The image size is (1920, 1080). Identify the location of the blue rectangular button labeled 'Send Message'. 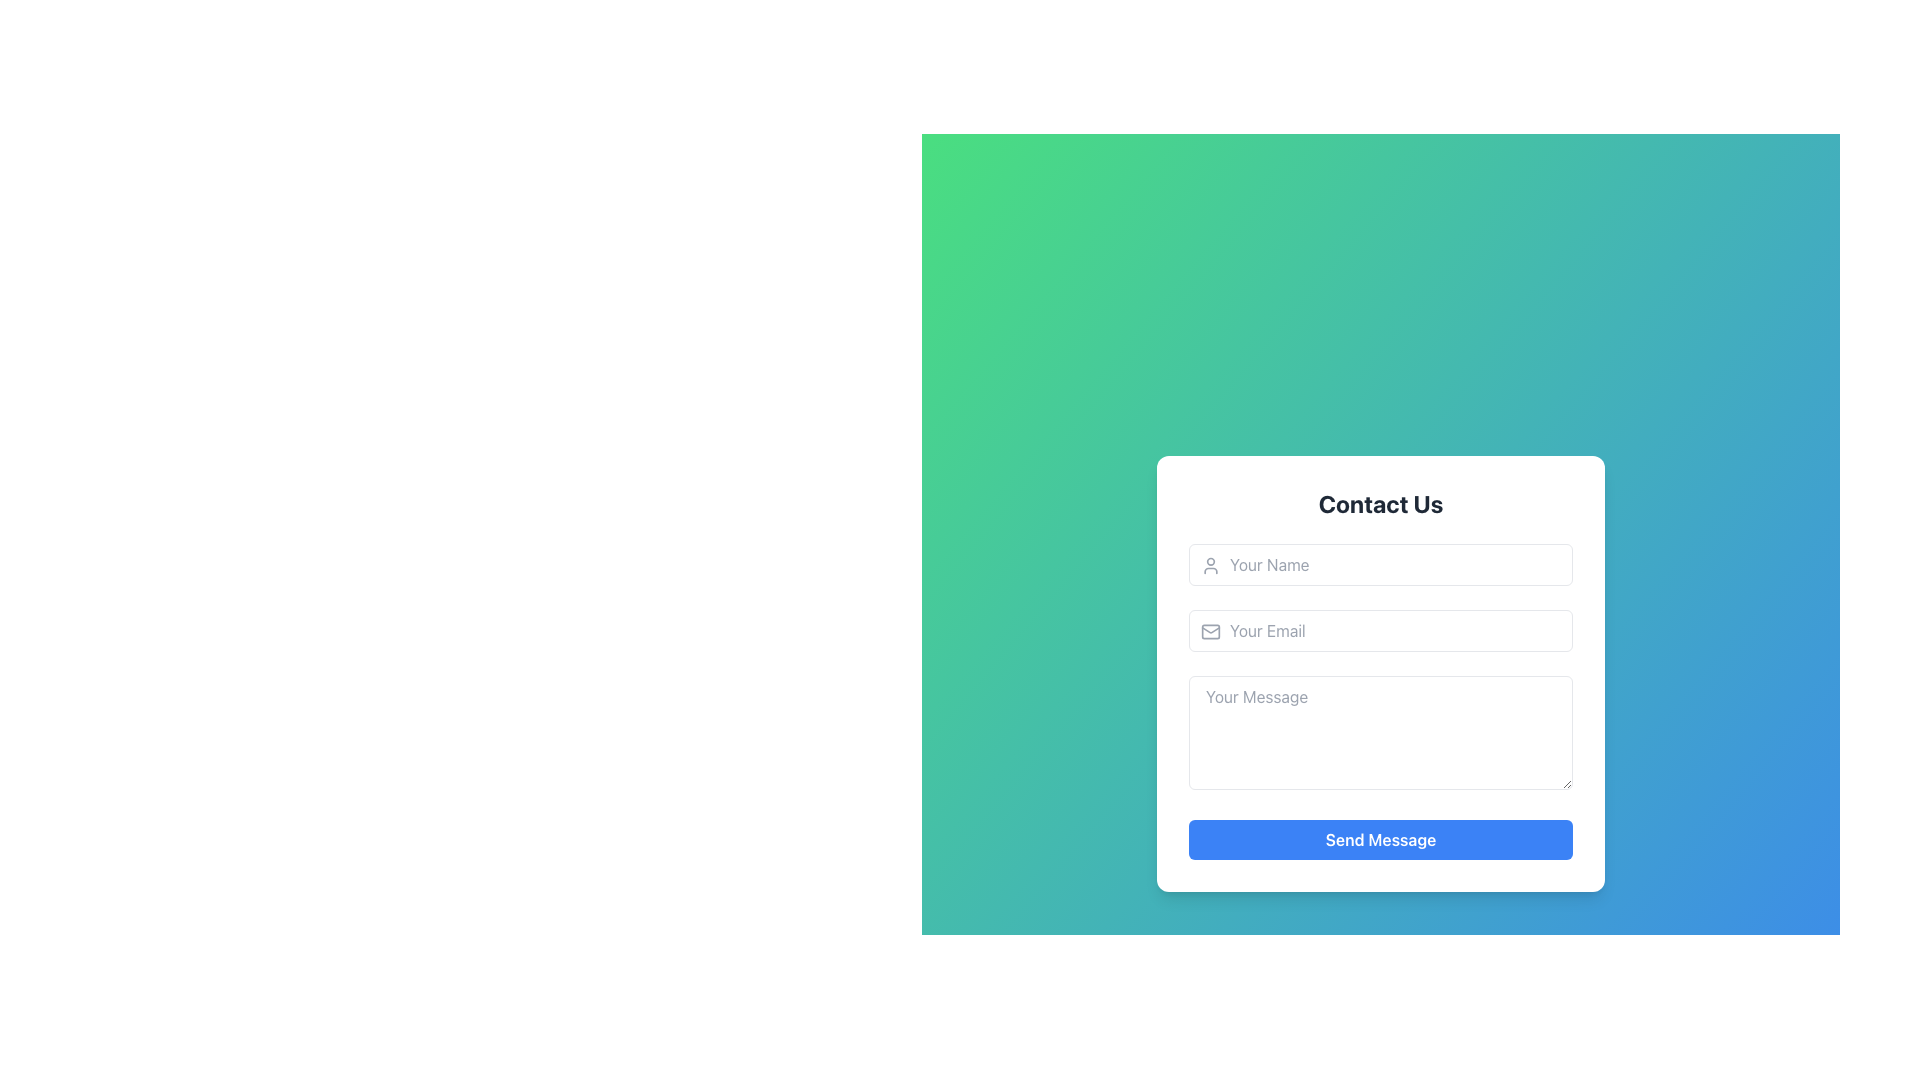
(1380, 840).